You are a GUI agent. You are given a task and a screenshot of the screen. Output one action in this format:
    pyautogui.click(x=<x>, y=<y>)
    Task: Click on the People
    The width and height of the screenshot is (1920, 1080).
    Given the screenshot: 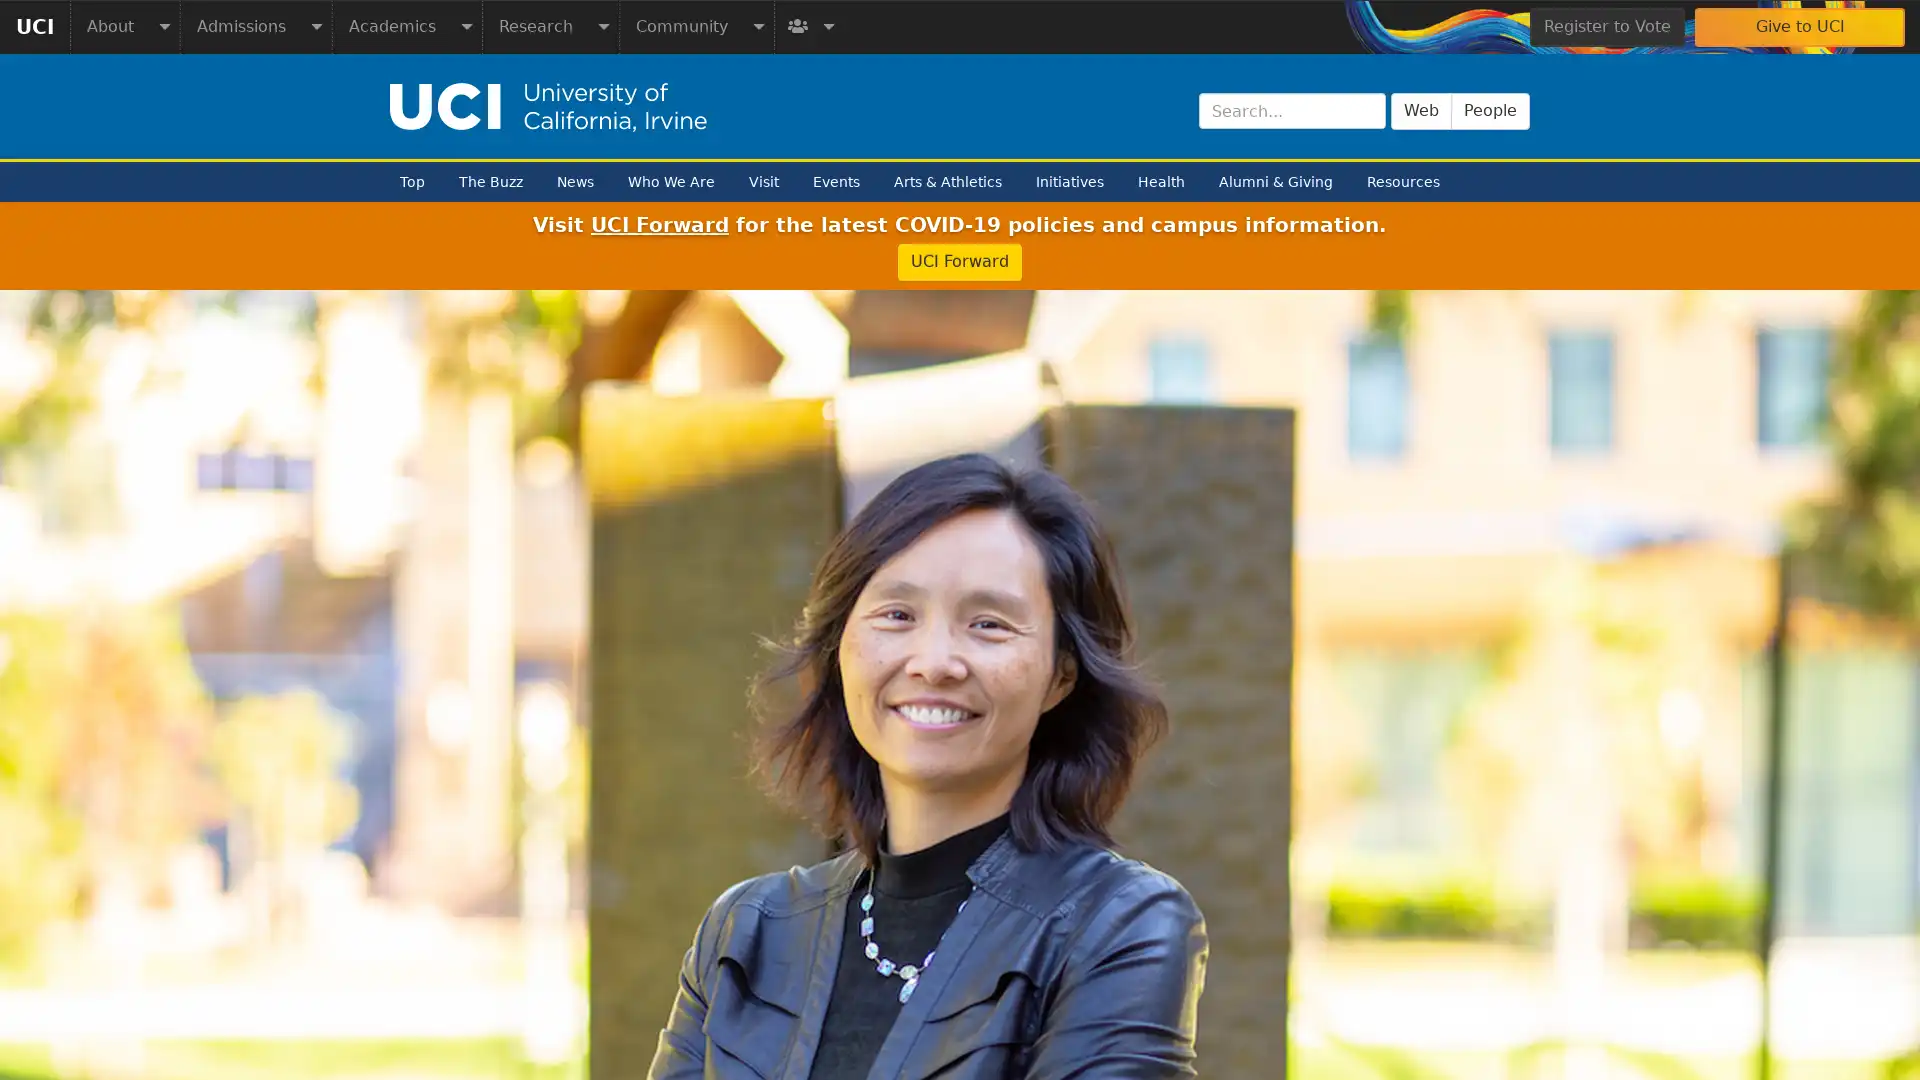 What is the action you would take?
    pyautogui.click(x=1490, y=110)
    